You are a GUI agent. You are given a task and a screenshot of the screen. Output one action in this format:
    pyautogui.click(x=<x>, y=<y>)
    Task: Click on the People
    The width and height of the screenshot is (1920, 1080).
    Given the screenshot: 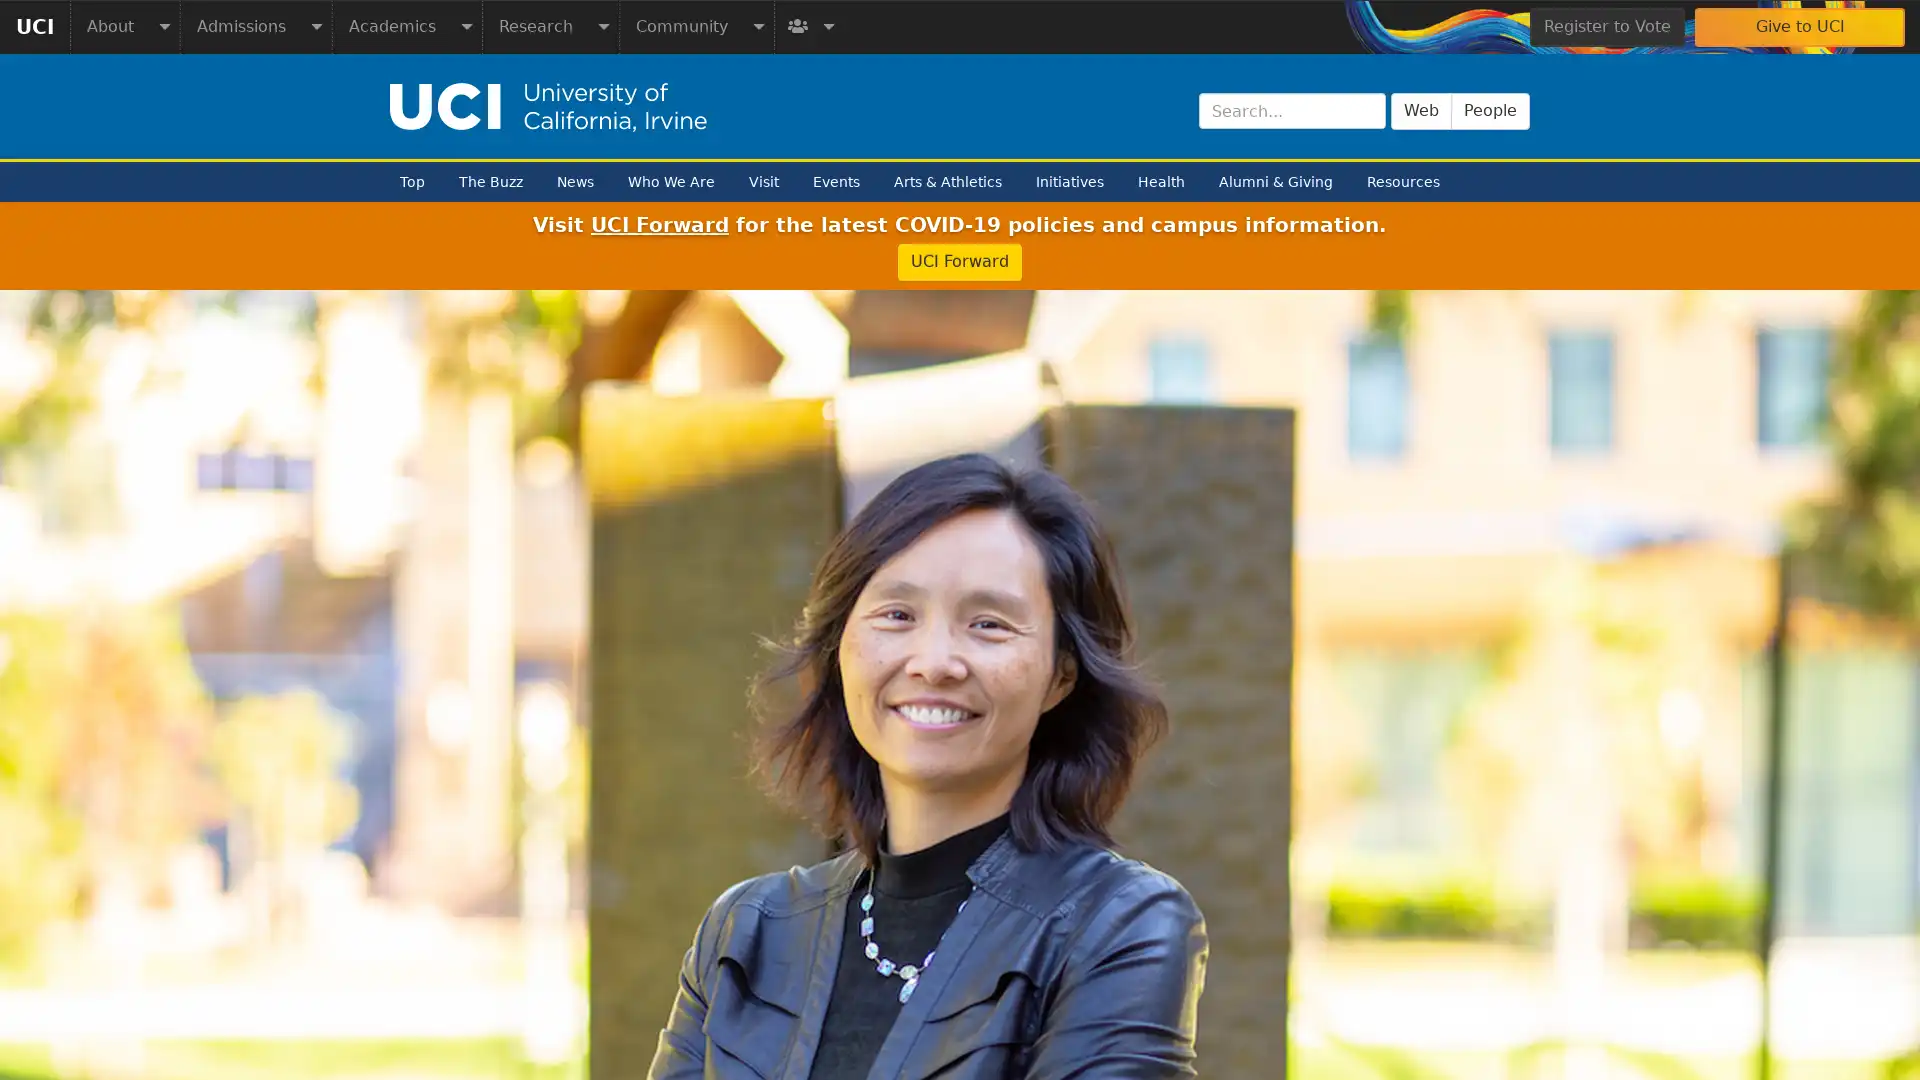 What is the action you would take?
    pyautogui.click(x=1490, y=110)
    